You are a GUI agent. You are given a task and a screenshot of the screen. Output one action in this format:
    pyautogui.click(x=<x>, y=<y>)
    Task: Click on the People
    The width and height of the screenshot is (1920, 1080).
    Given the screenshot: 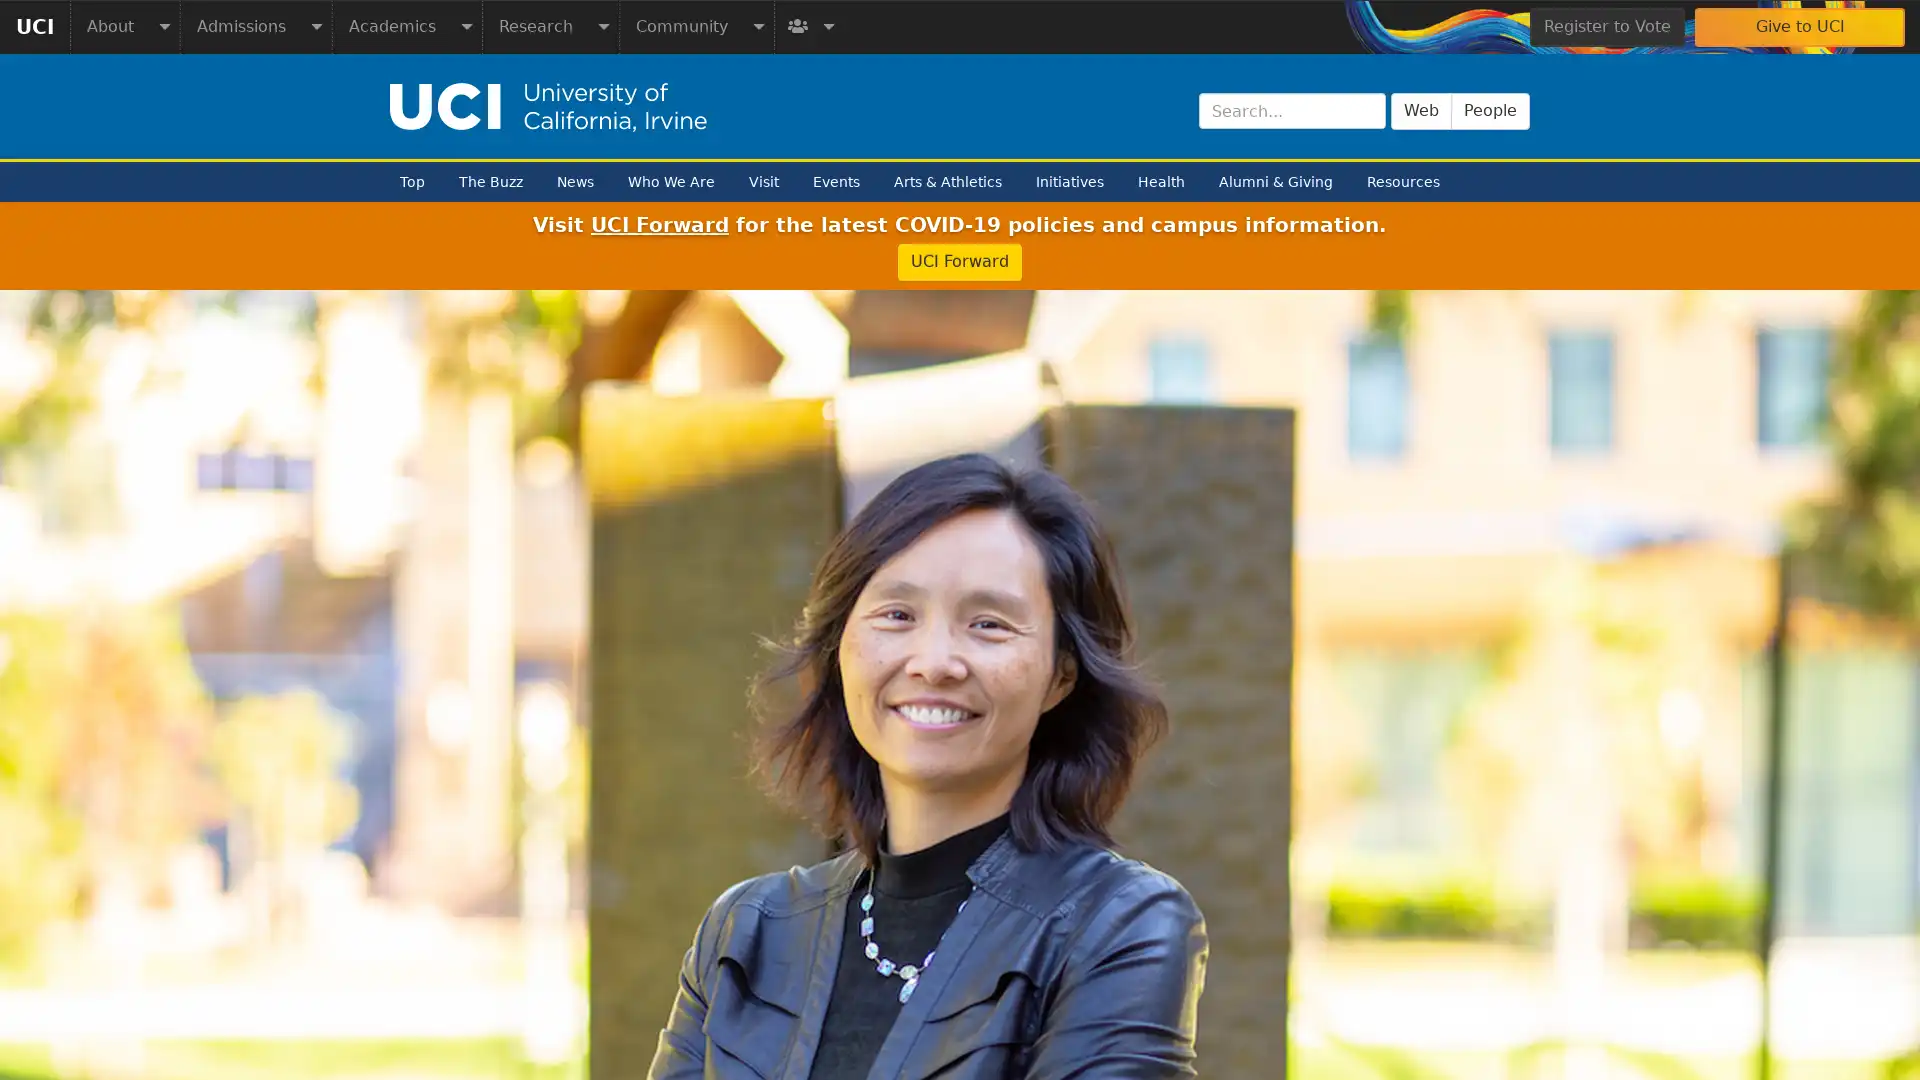 What is the action you would take?
    pyautogui.click(x=1490, y=110)
    